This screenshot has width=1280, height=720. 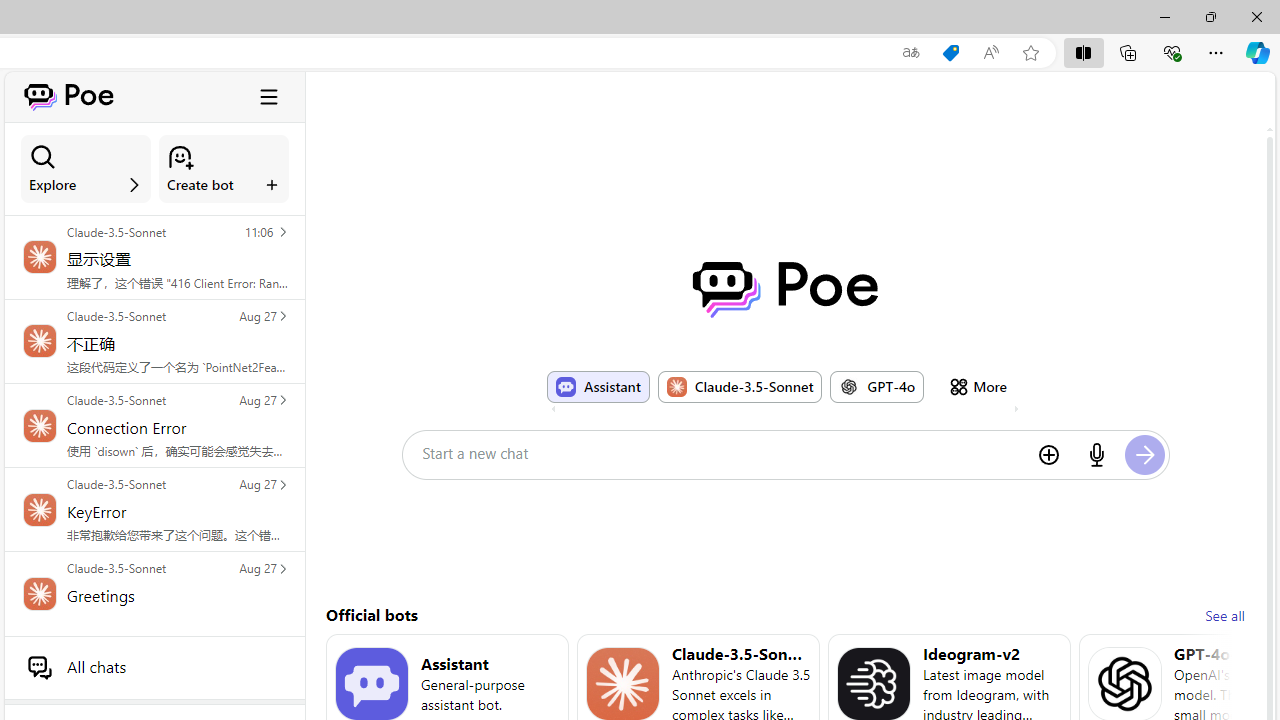 What do you see at coordinates (1125, 682) in the screenshot?
I see `'Bot image for GPT-4o-Mini'` at bounding box center [1125, 682].